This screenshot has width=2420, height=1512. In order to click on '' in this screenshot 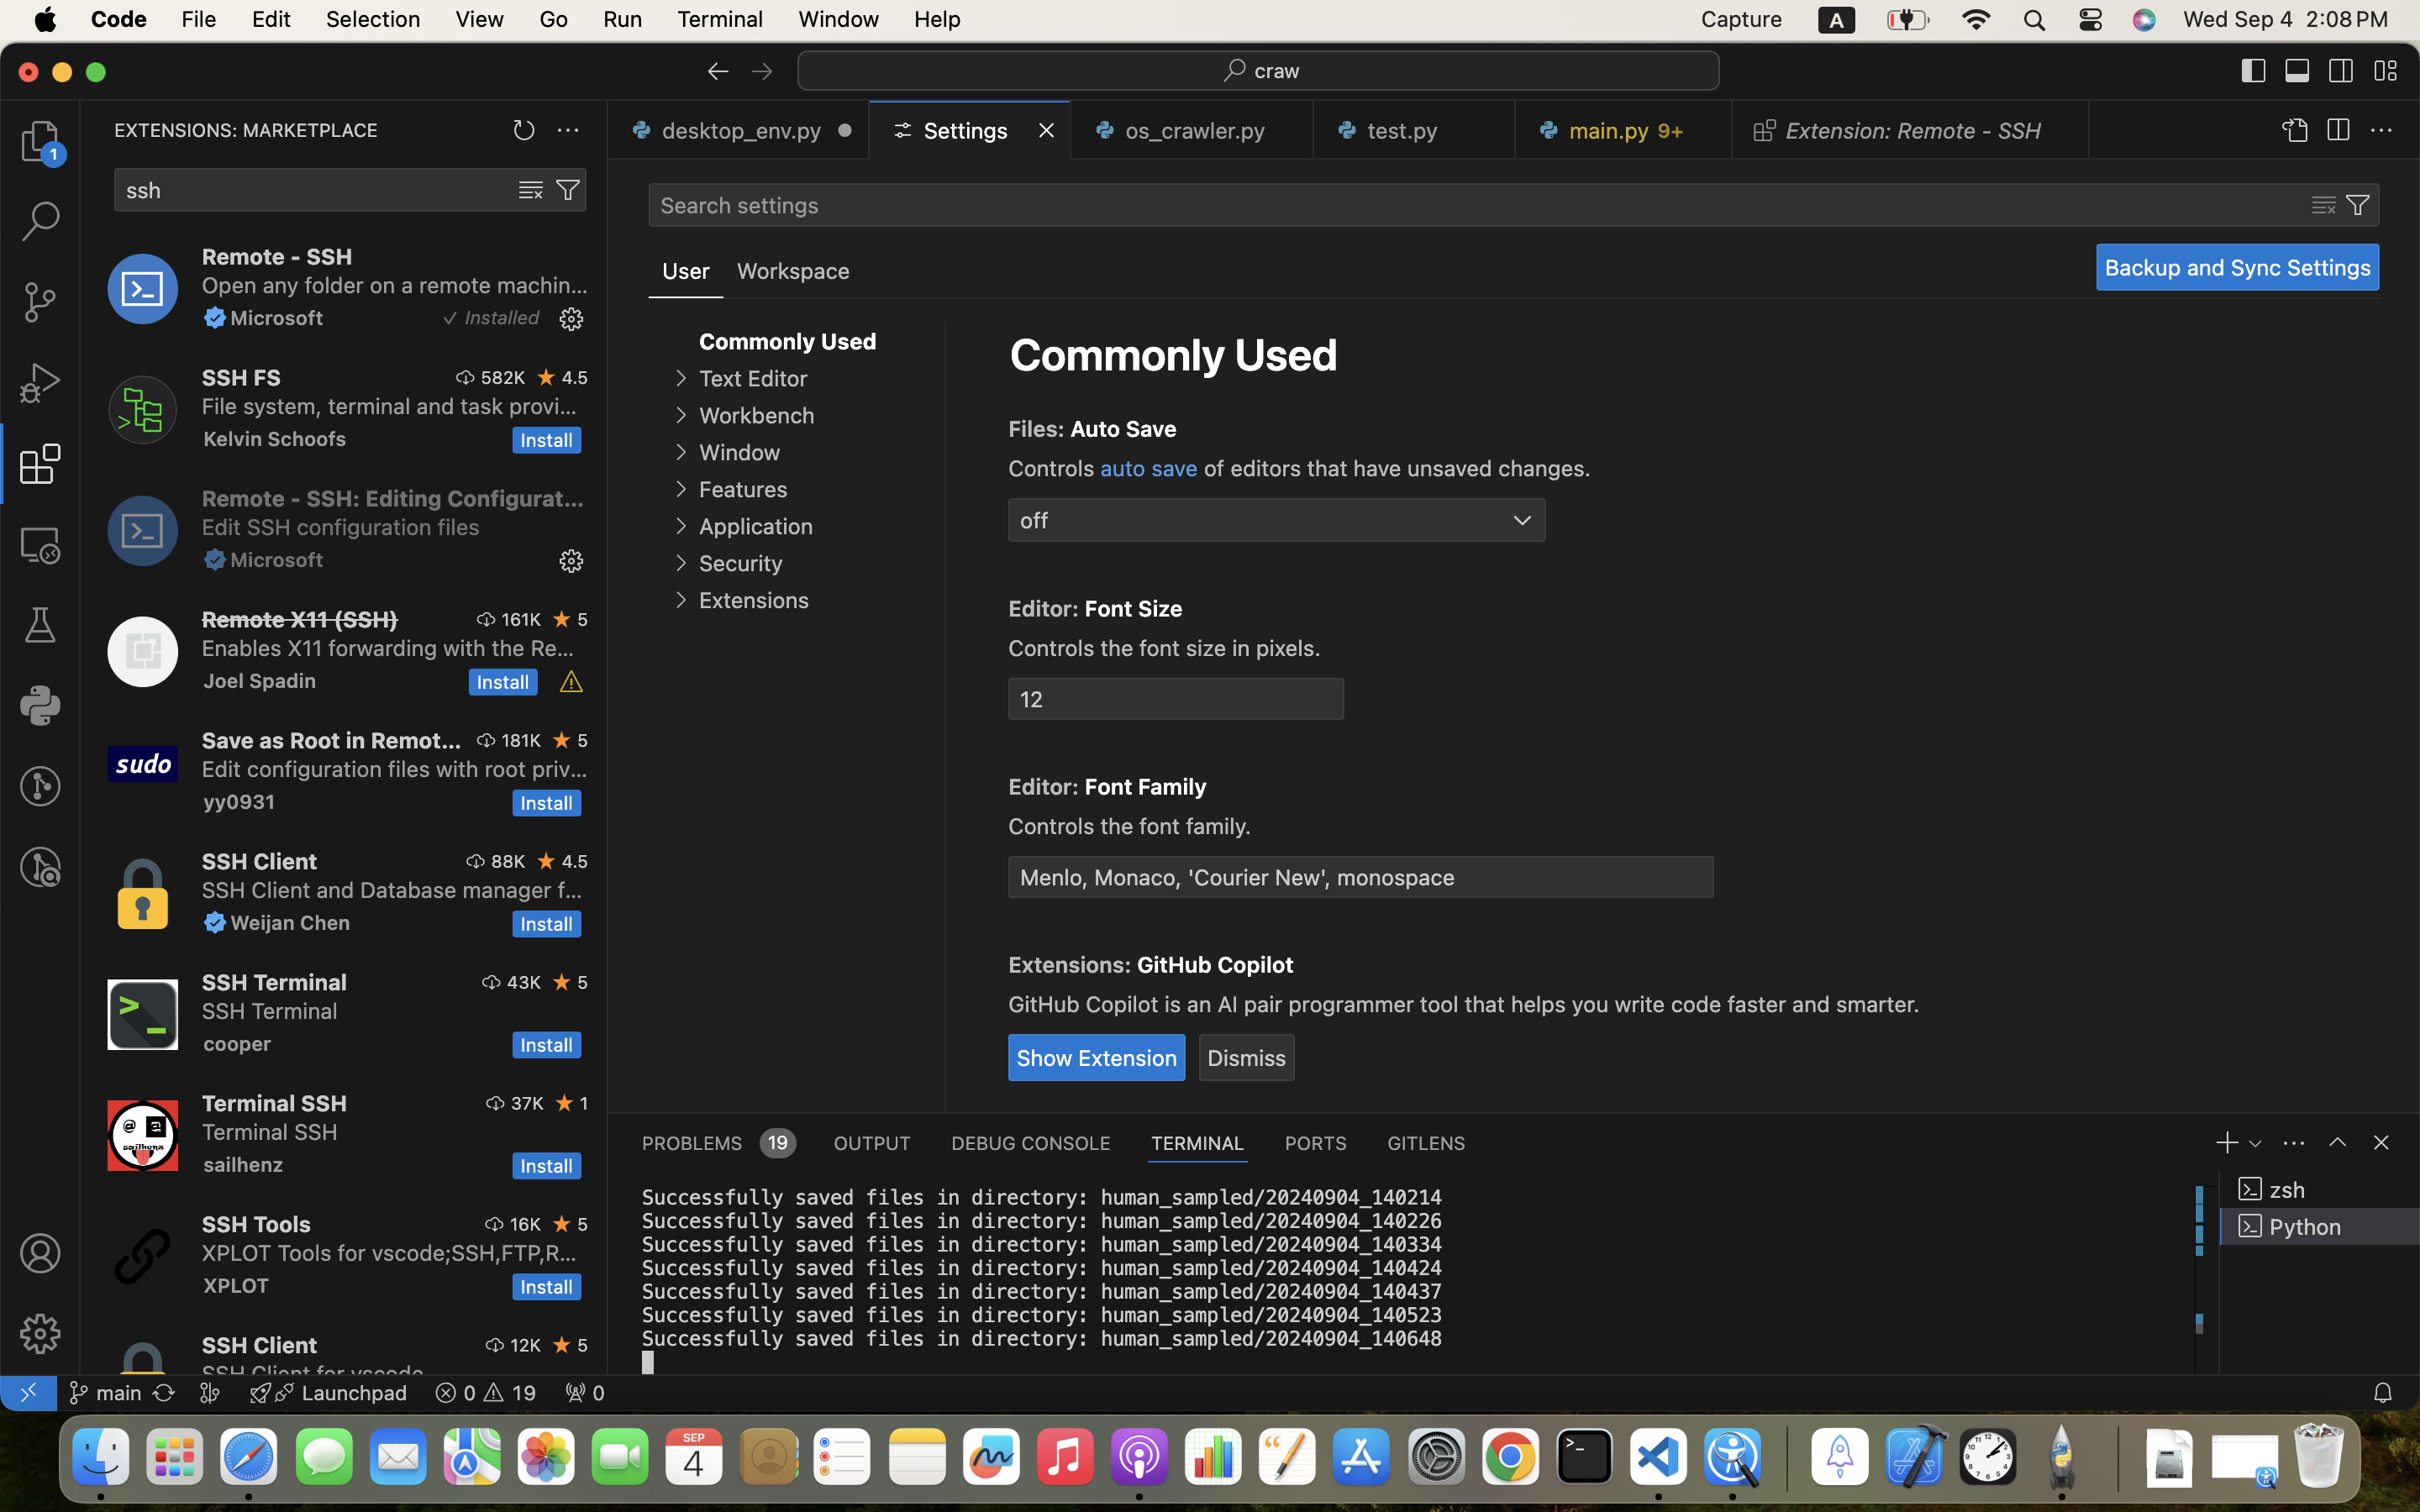, I will do `click(718, 70)`.